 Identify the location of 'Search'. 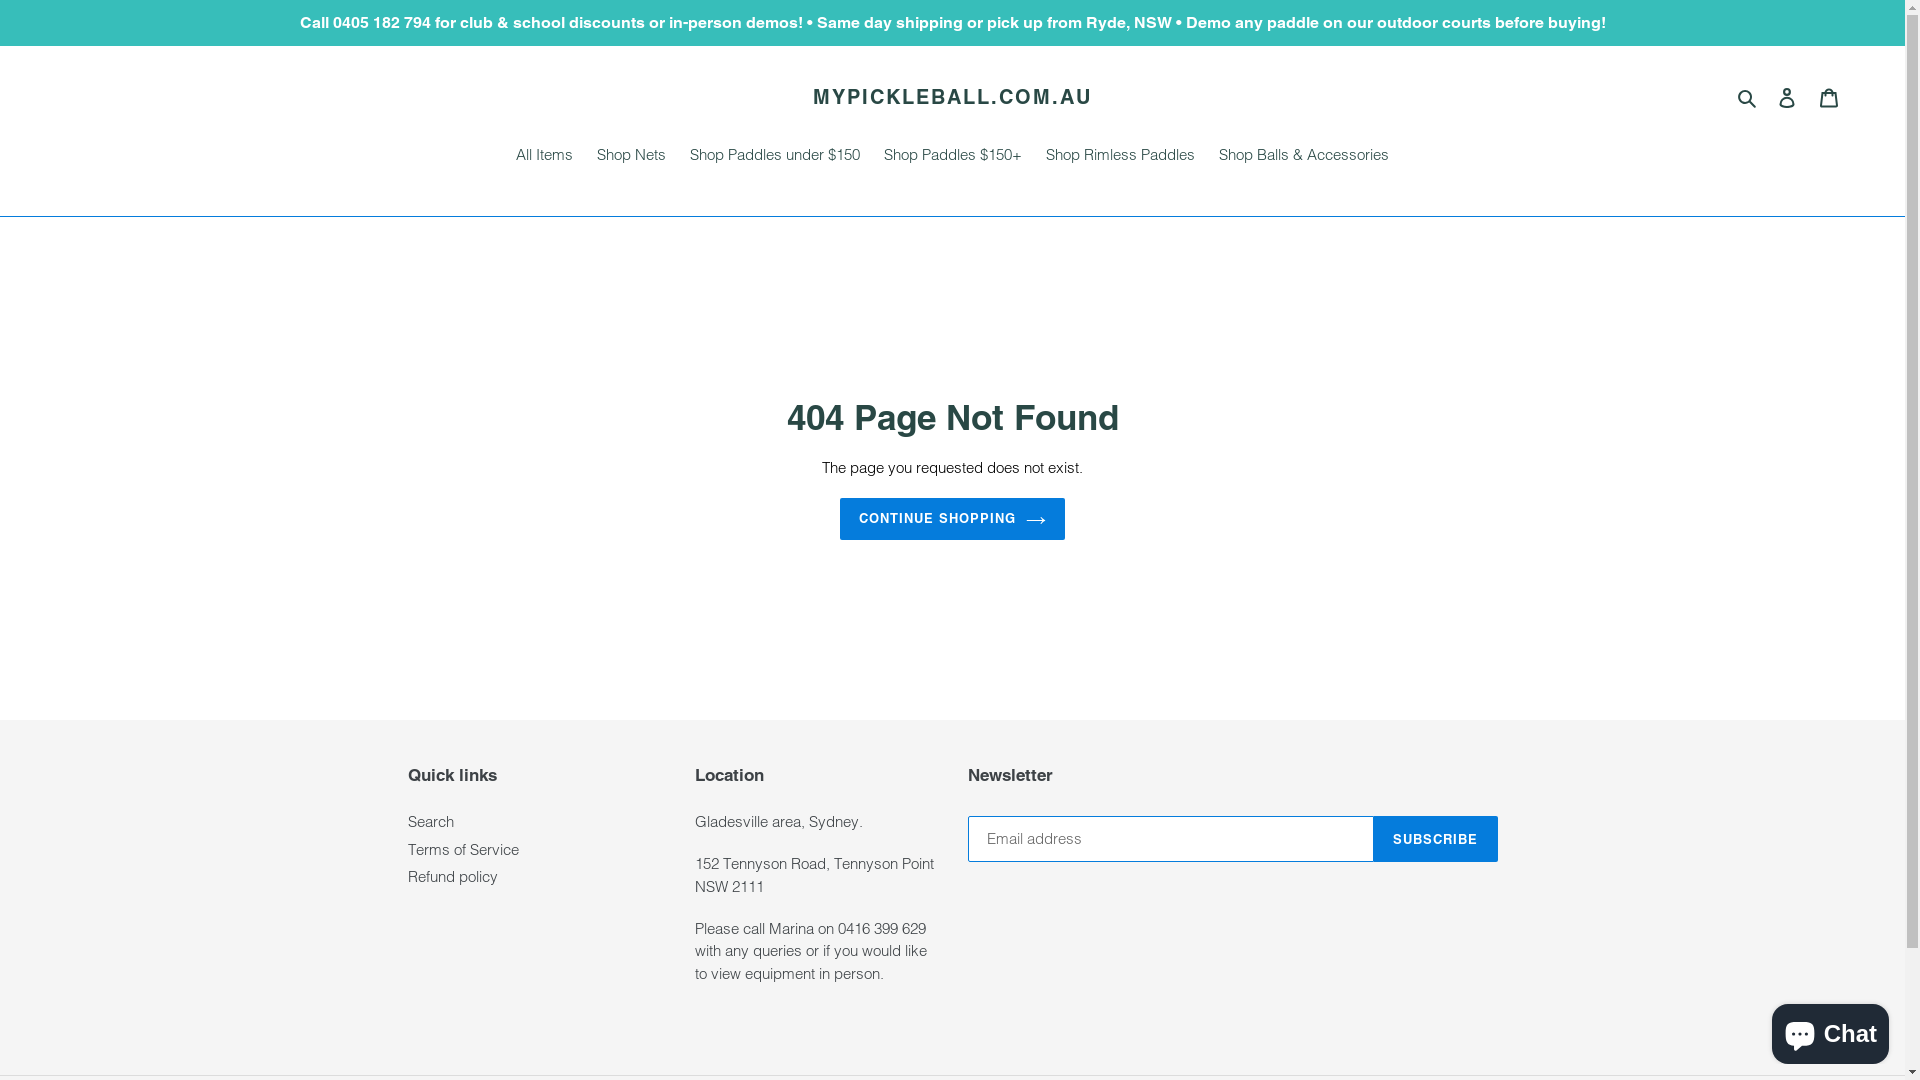
(1747, 97).